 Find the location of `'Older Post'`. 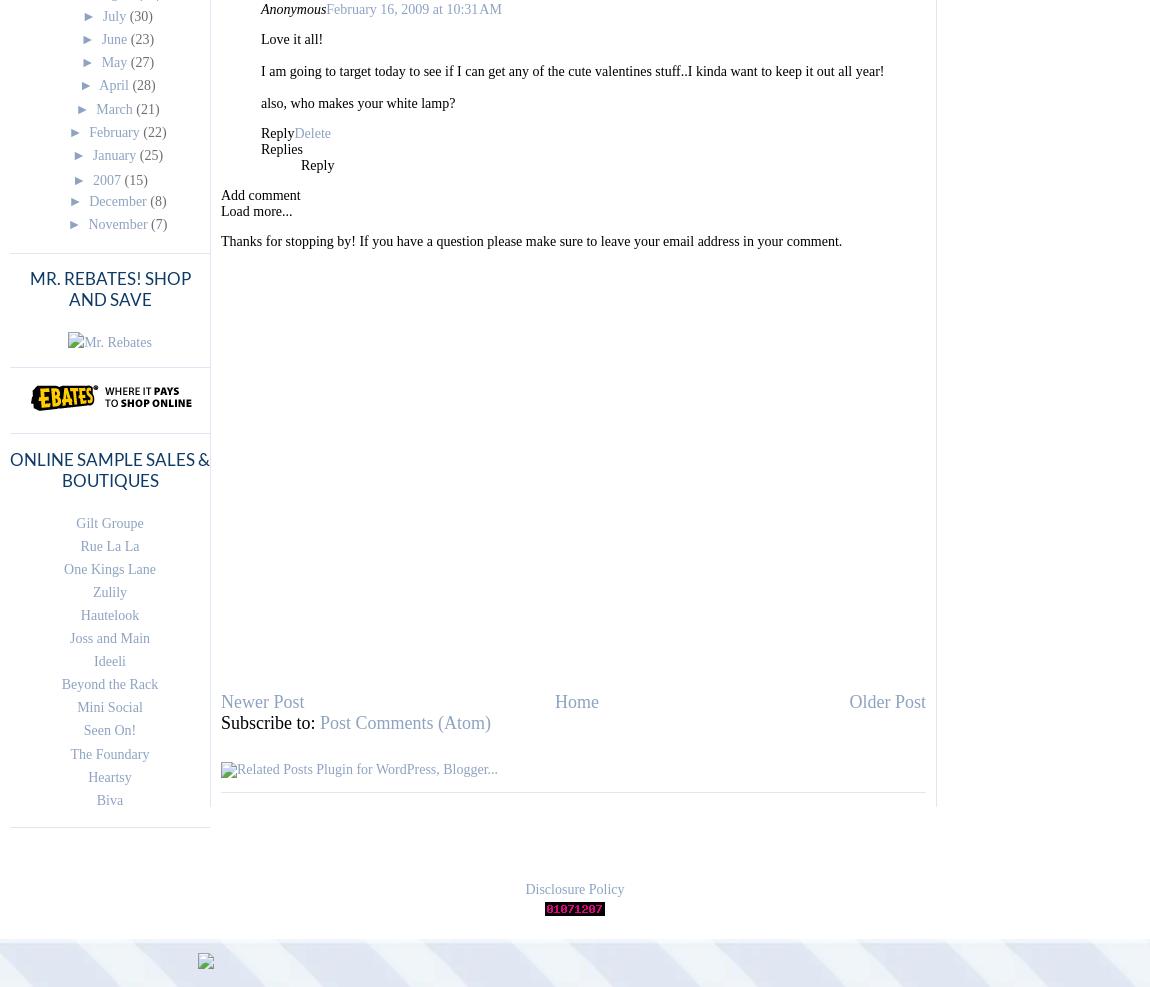

'Older Post' is located at coordinates (887, 701).